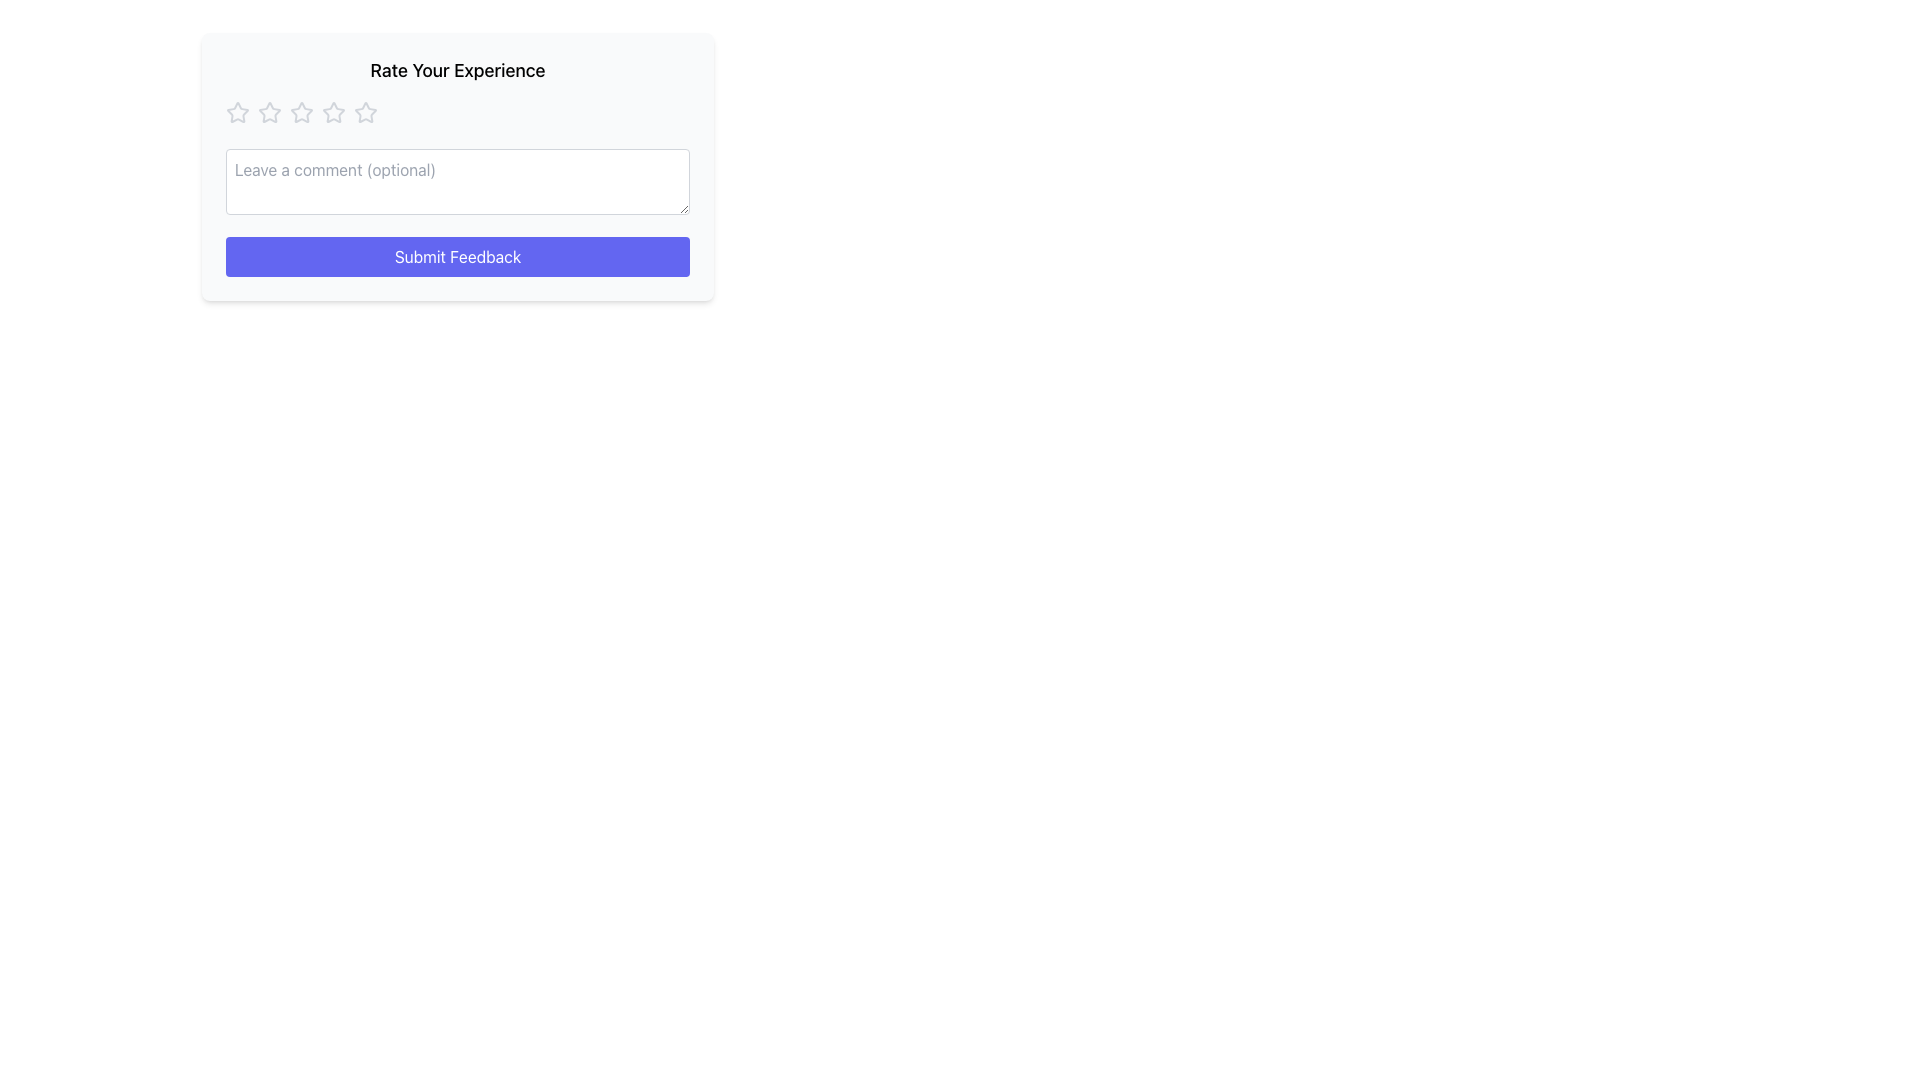 This screenshot has height=1080, width=1920. Describe the element at coordinates (268, 112) in the screenshot. I see `the first star icon in the five-star rating system under the heading 'Rate Your Experience' to set the rating` at that location.